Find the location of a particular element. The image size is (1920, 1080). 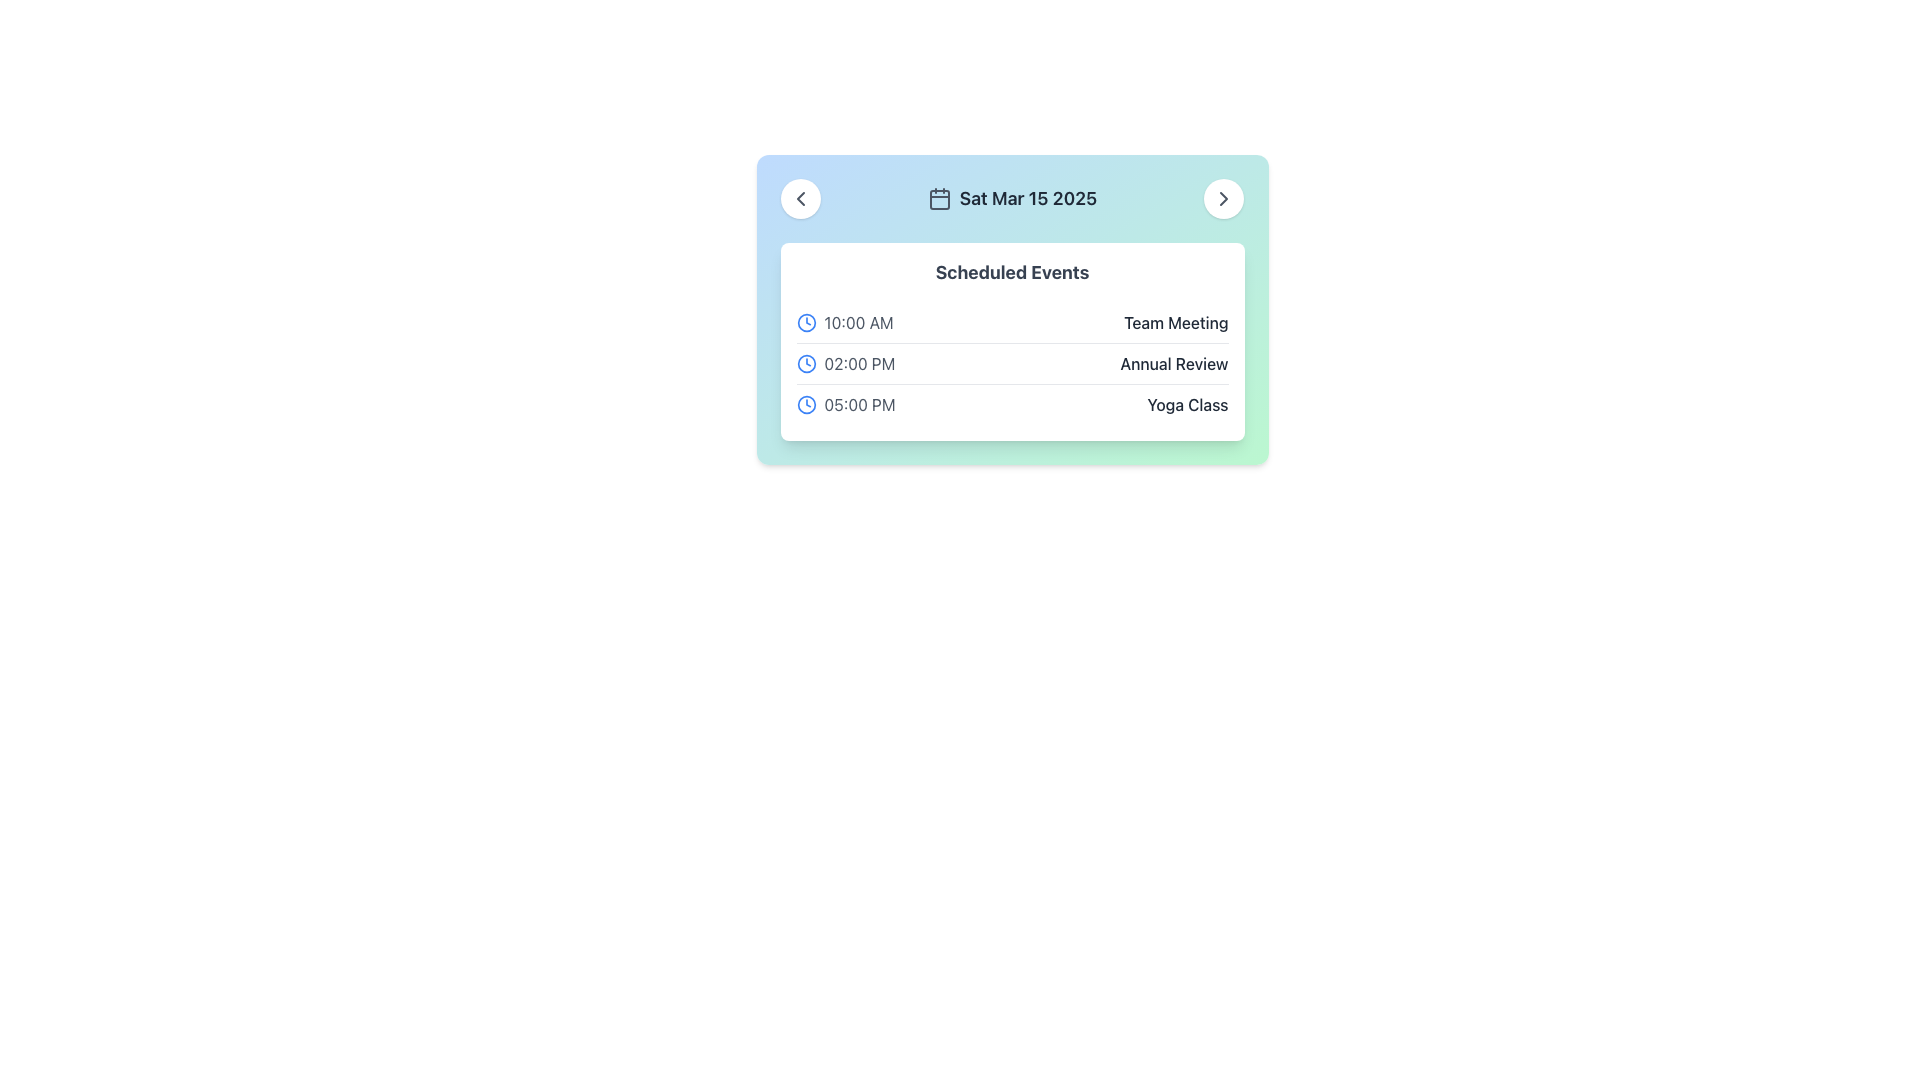

the static text label 'Scheduled Events' which is styled with bold and large font in dark gray, positioned at the top of the calendar card is located at coordinates (1012, 273).